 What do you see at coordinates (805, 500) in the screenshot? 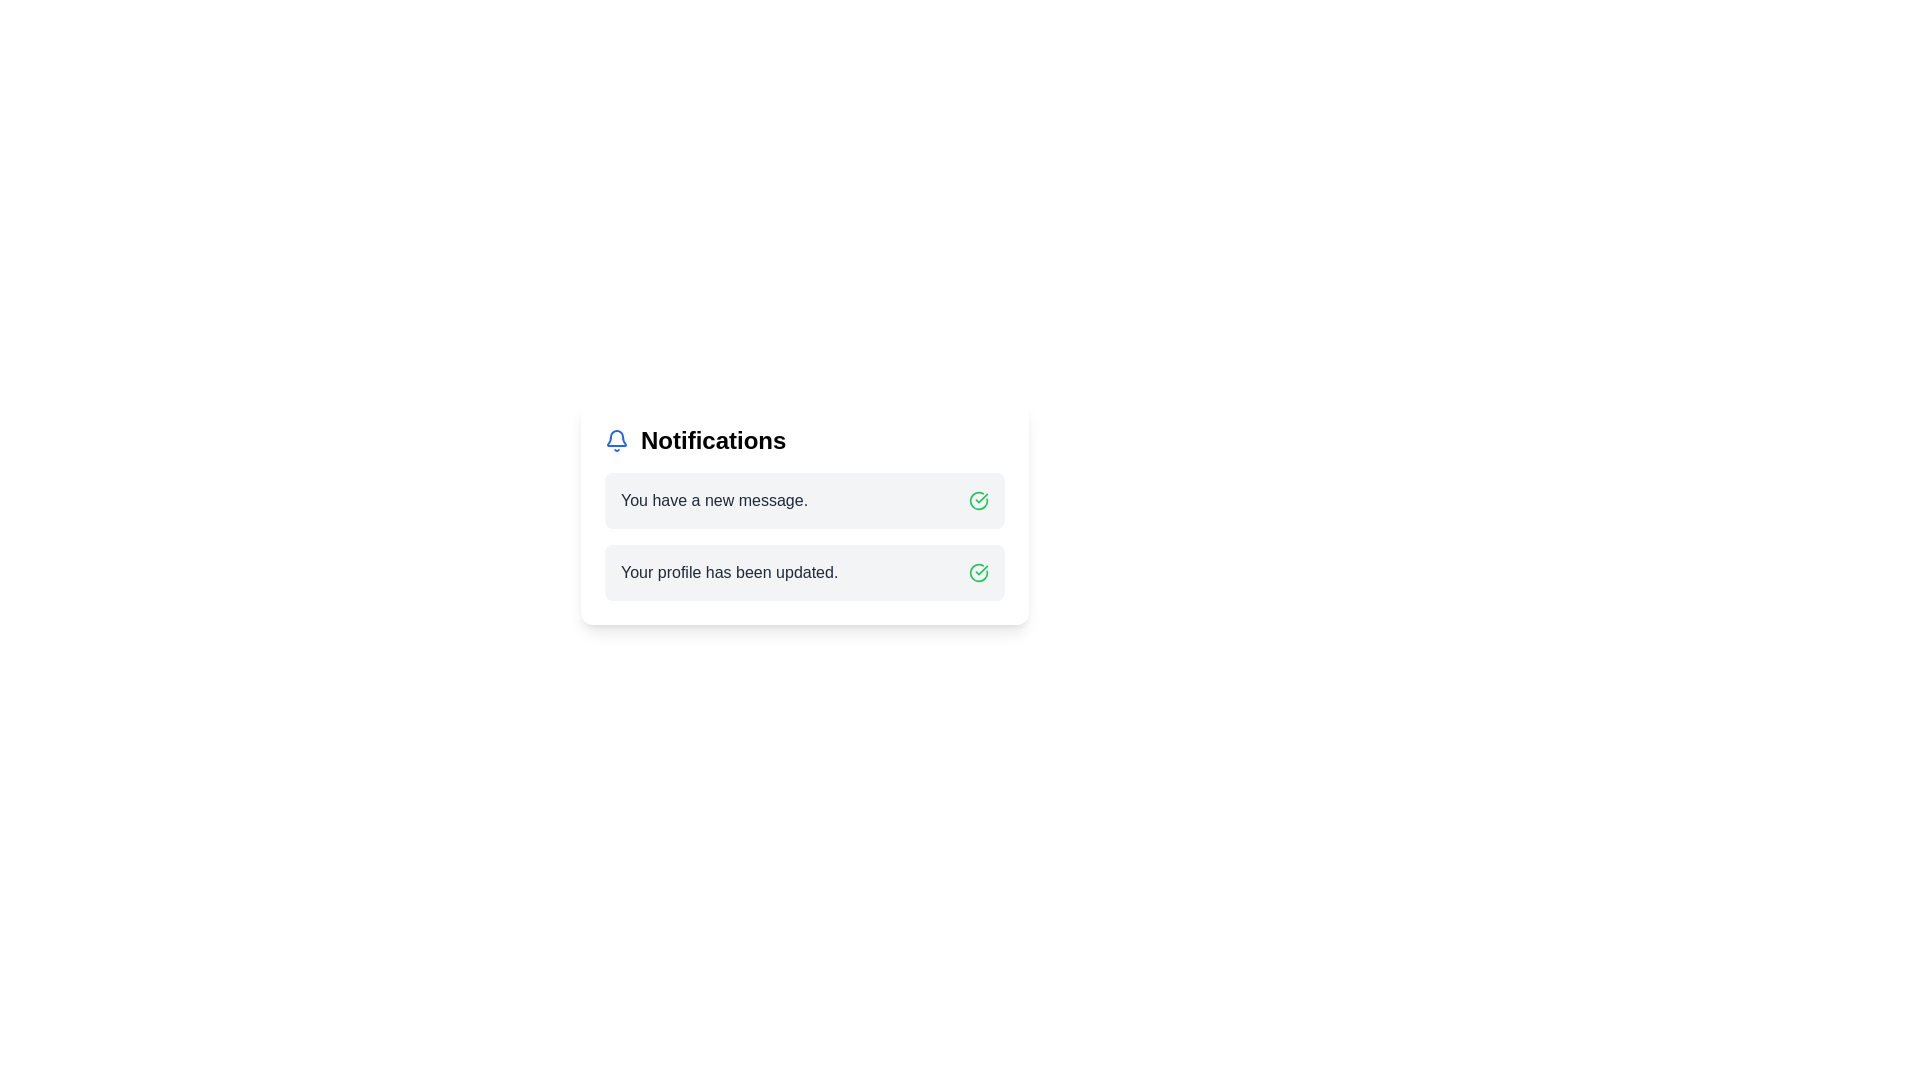
I see `the Notification Item that contains the text 'You have a new message.' for accessibility features` at bounding box center [805, 500].